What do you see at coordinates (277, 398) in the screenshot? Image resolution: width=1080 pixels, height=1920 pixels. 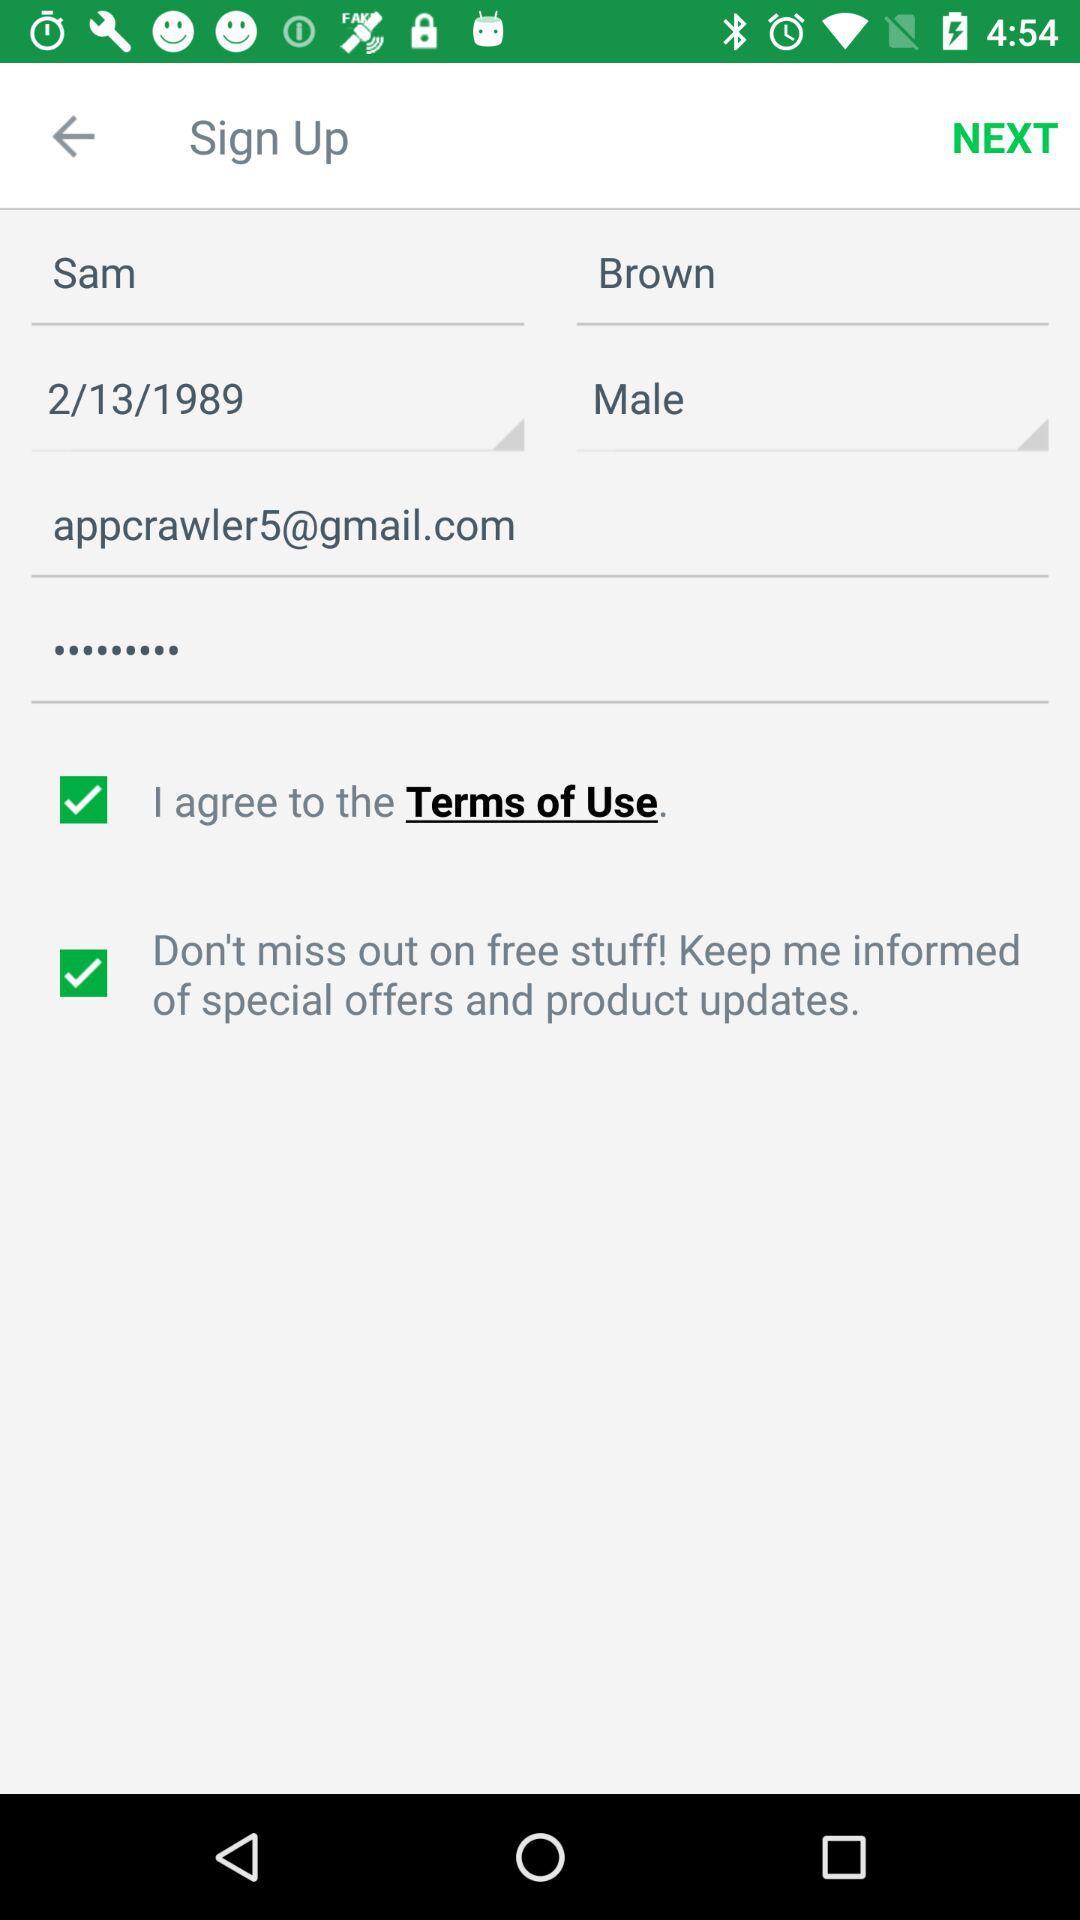 I see `the item below the sam icon` at bounding box center [277, 398].